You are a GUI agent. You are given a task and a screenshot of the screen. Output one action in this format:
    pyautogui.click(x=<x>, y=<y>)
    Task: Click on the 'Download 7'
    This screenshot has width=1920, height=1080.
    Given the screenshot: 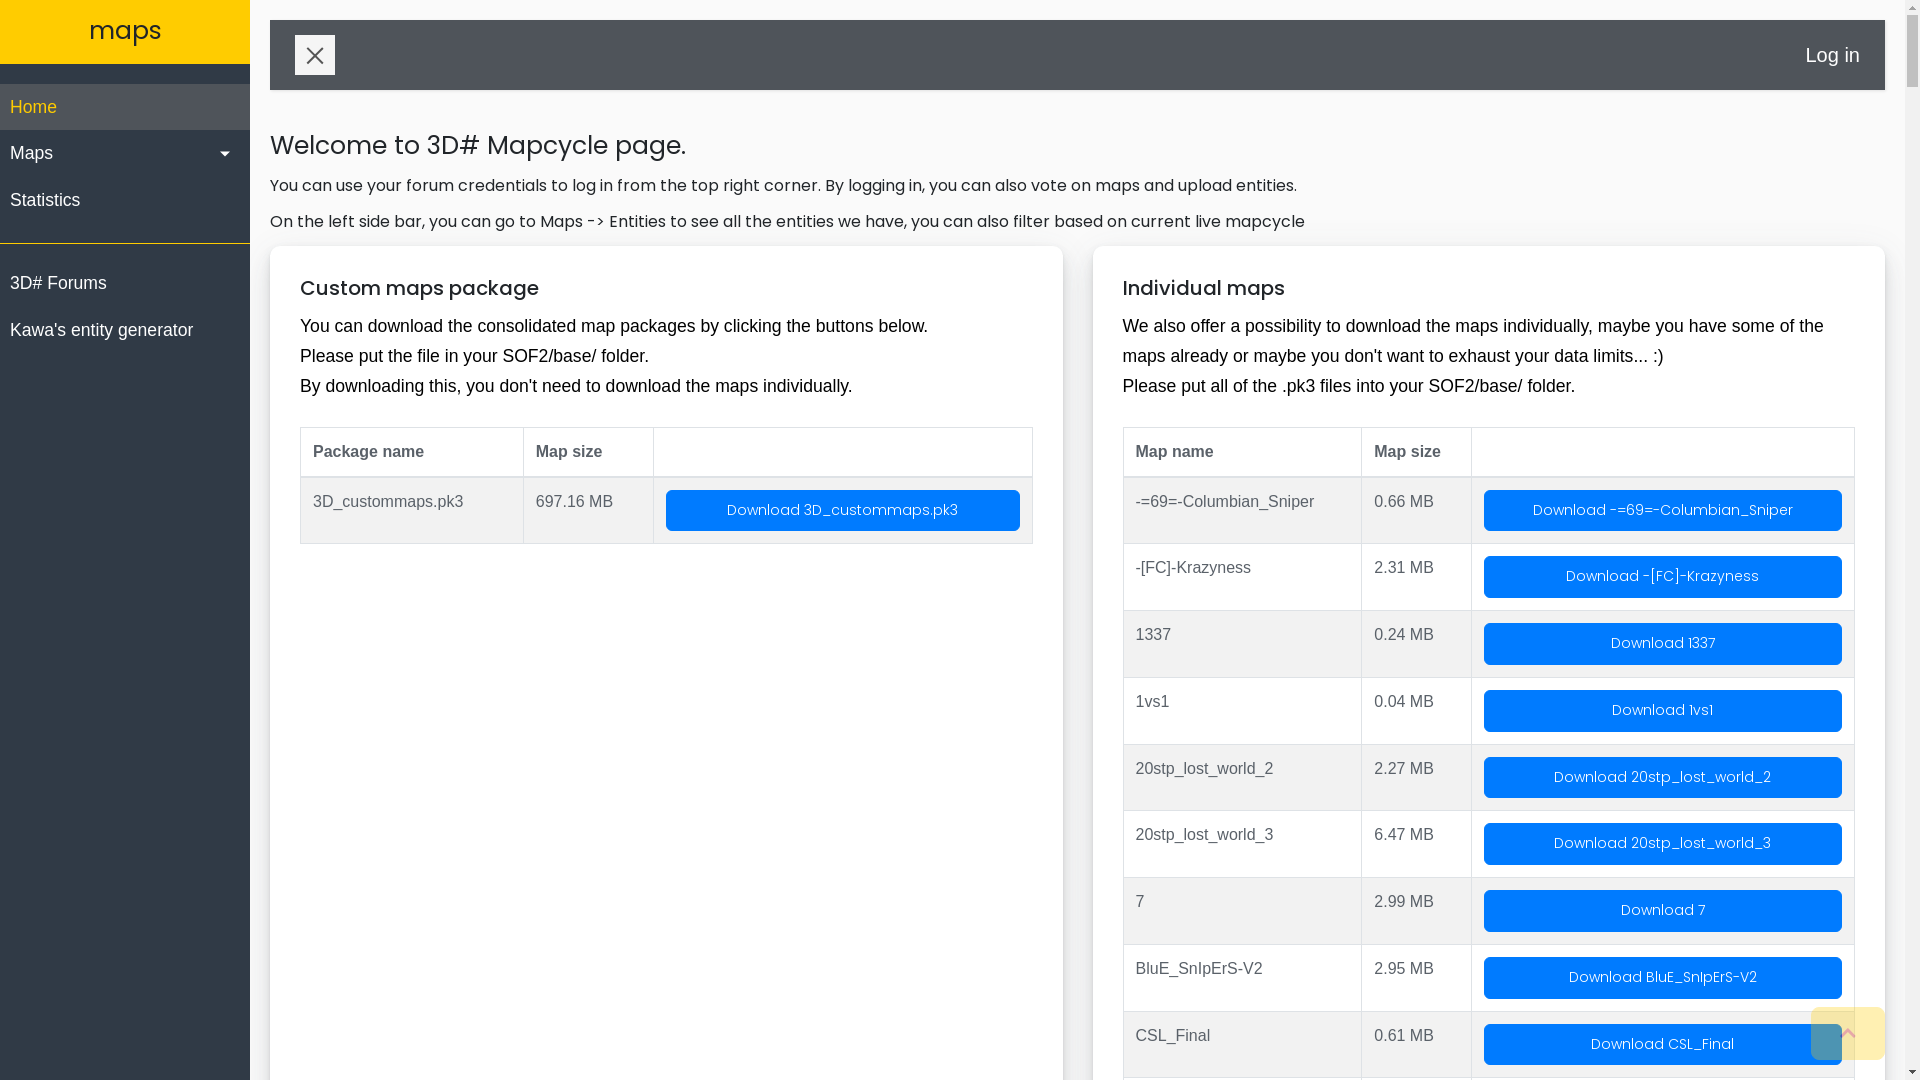 What is the action you would take?
    pyautogui.click(x=1662, y=910)
    